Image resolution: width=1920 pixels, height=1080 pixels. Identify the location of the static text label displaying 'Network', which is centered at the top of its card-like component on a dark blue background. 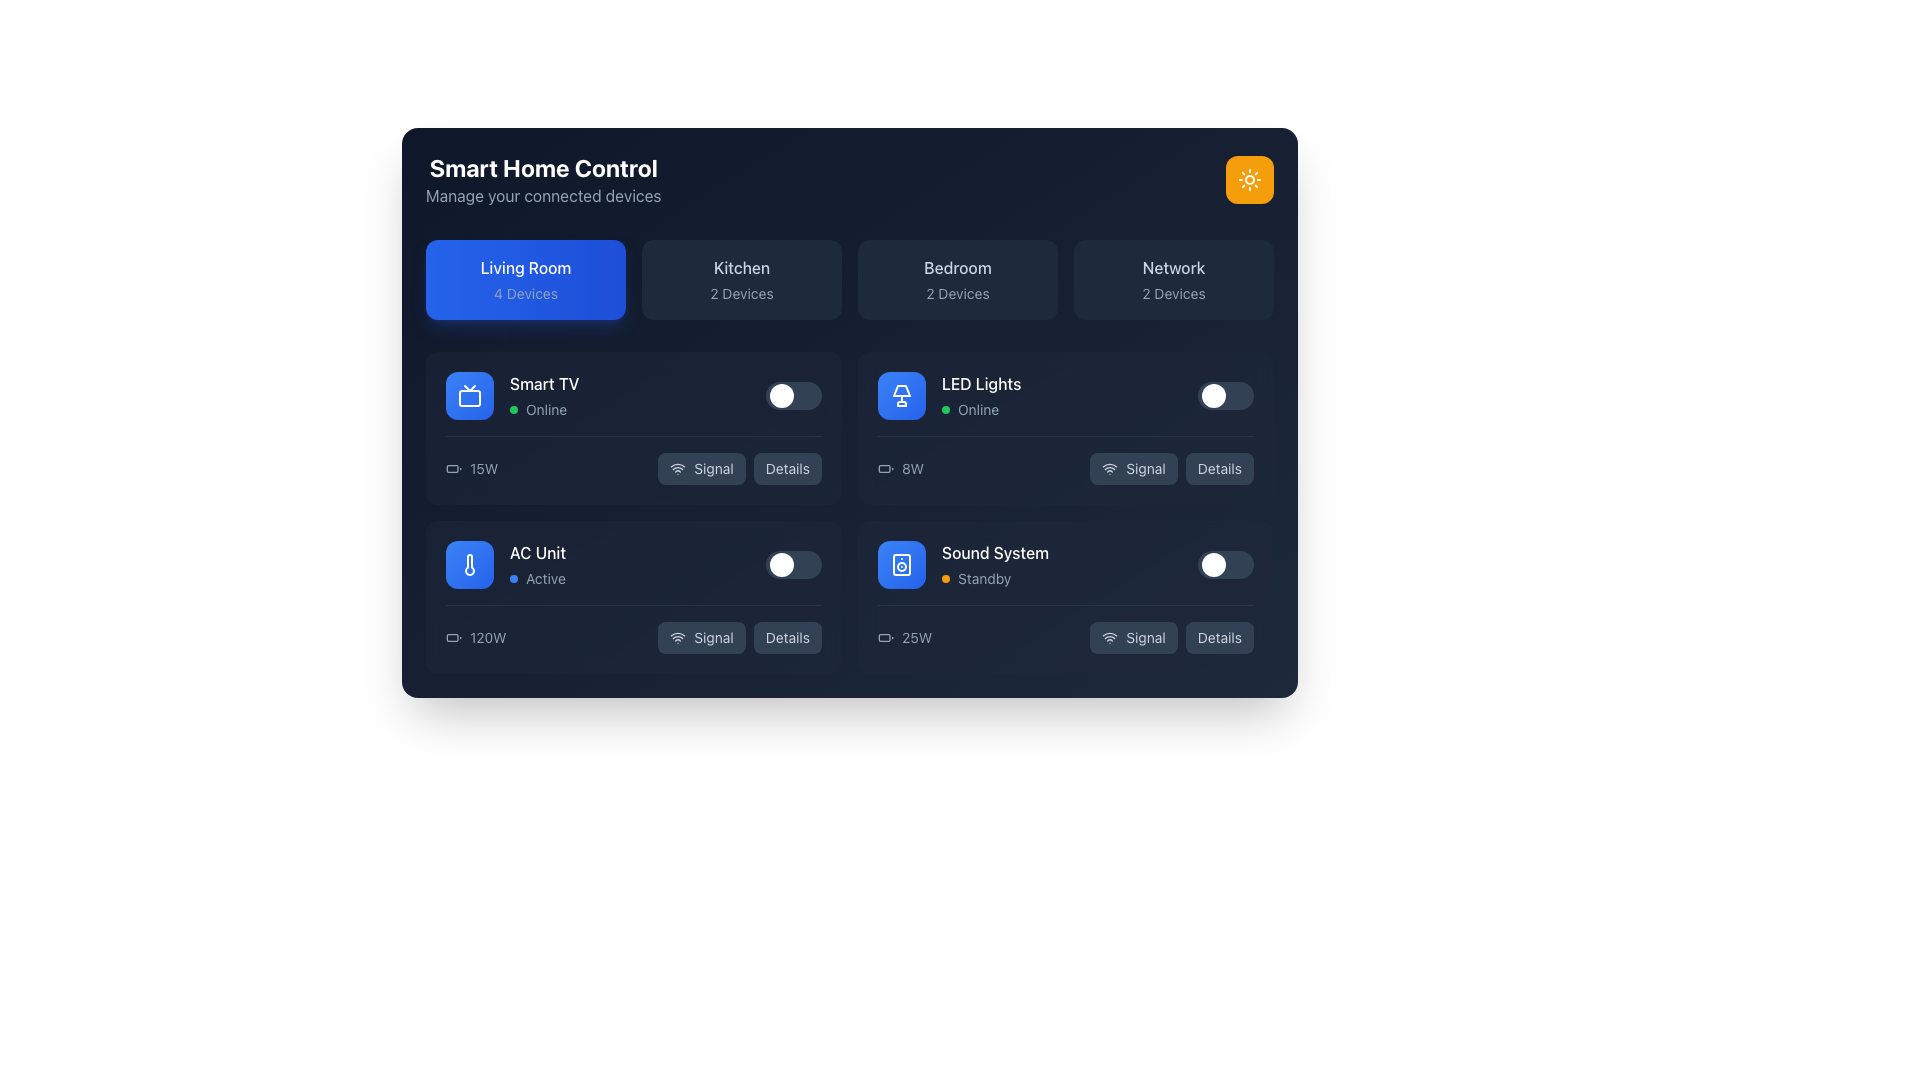
(1174, 266).